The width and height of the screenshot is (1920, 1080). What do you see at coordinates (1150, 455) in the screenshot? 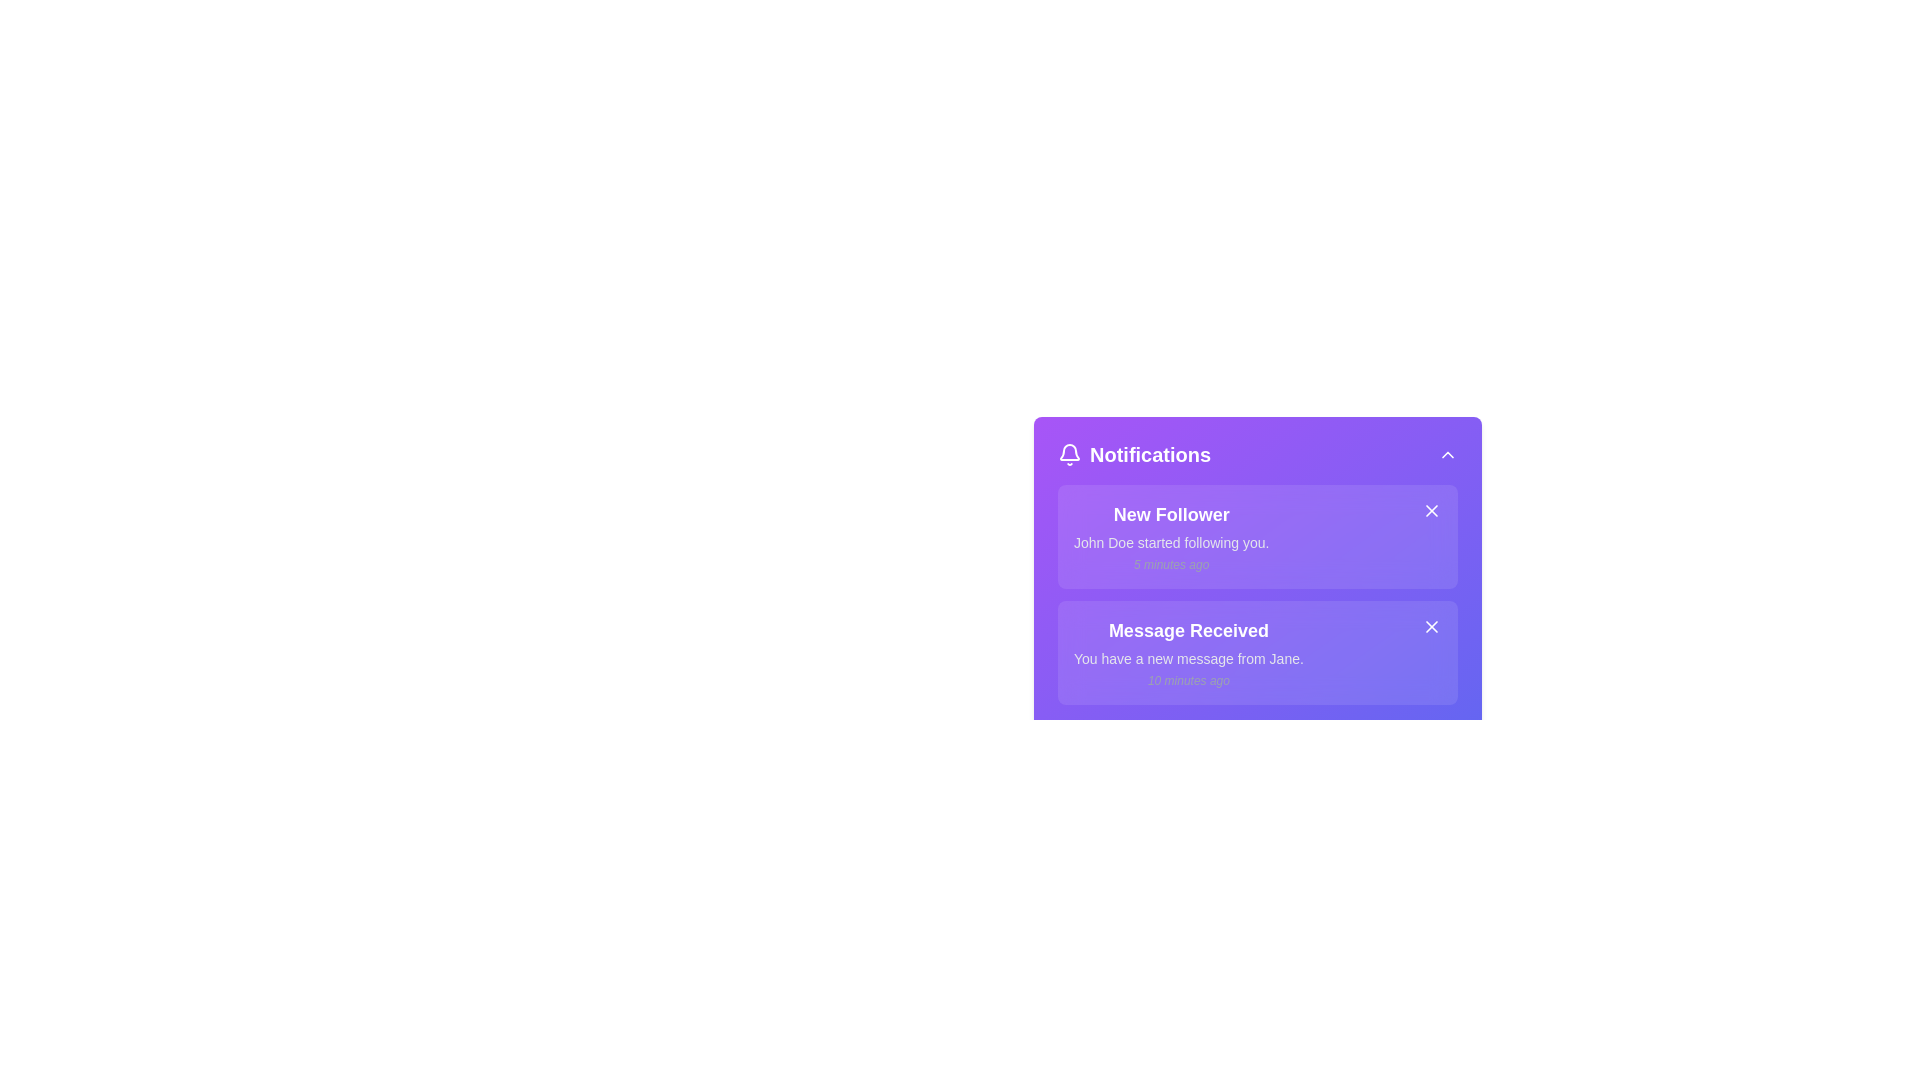
I see `text content of the title label located in the top-left corner of the notification panel, right next to the bell-shaped icon` at bounding box center [1150, 455].